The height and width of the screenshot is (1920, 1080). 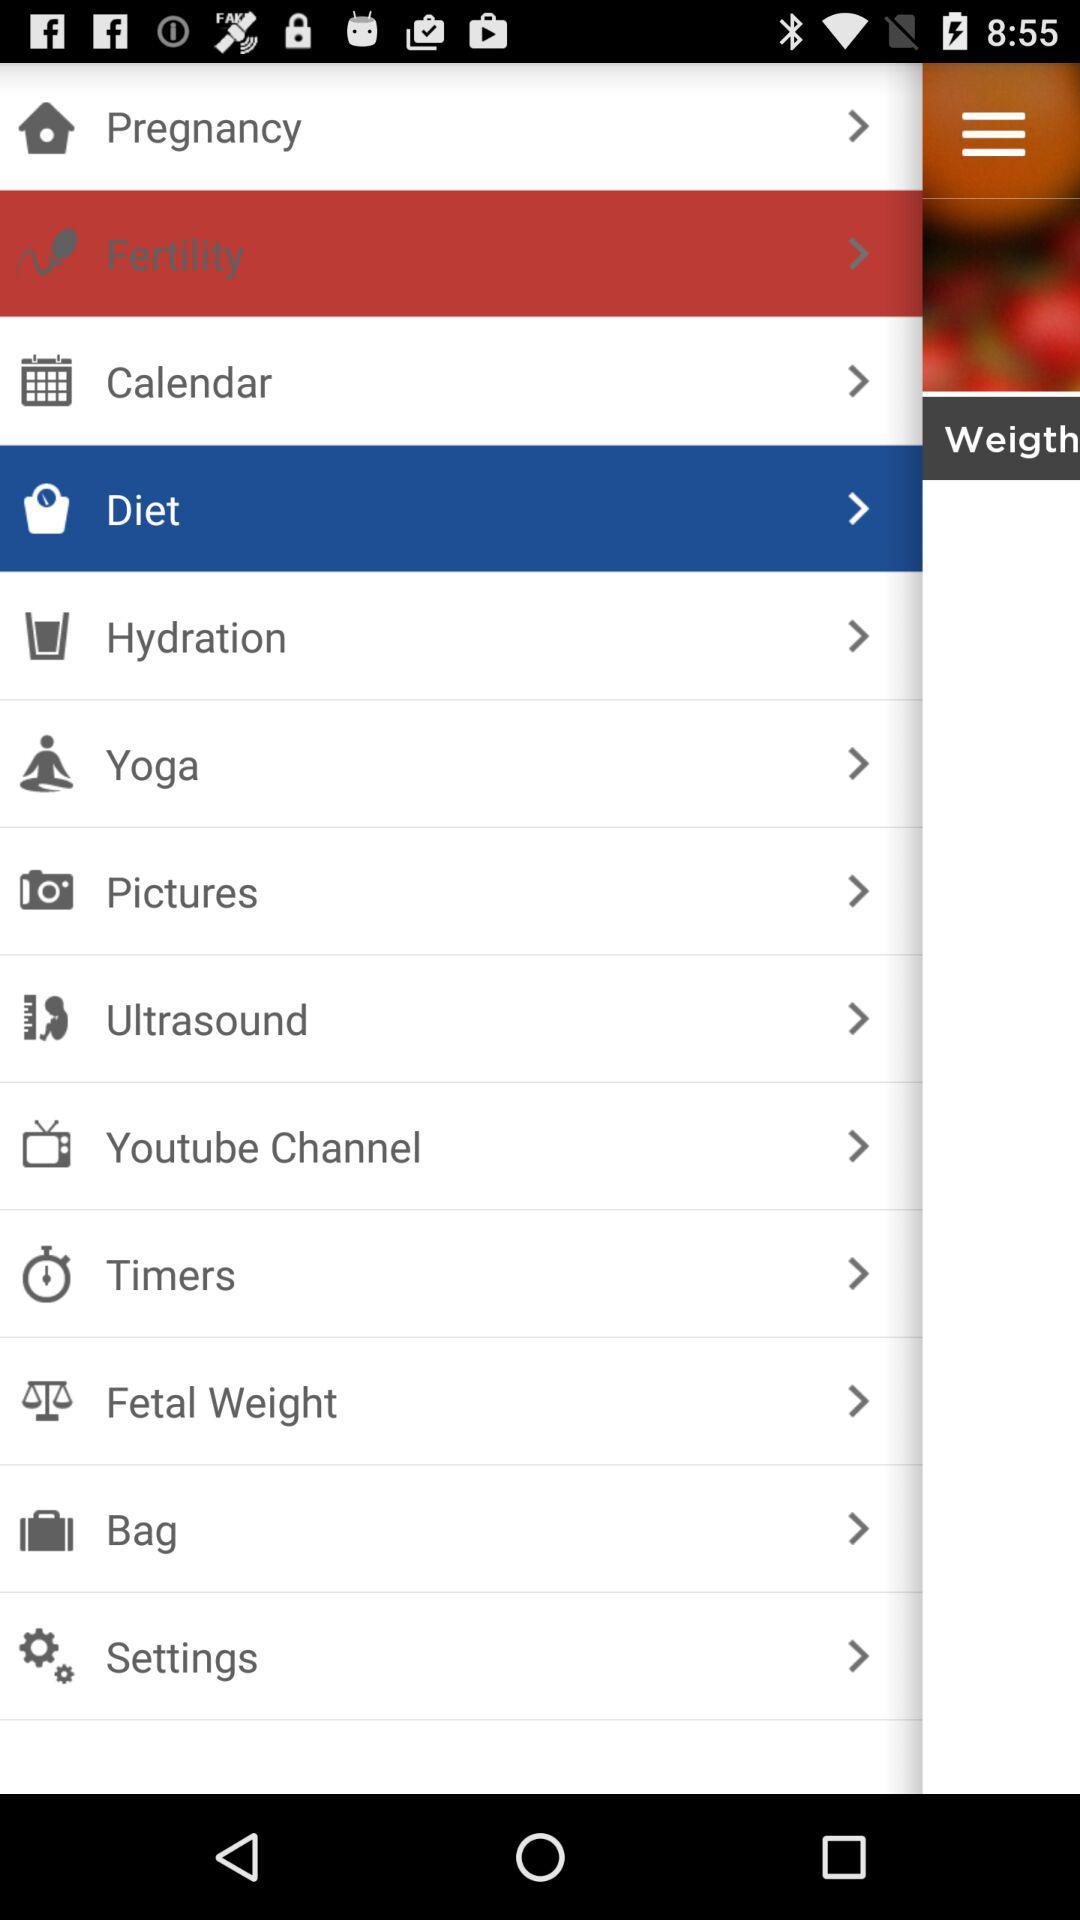 What do you see at coordinates (457, 634) in the screenshot?
I see `the checkbox below diet icon` at bounding box center [457, 634].